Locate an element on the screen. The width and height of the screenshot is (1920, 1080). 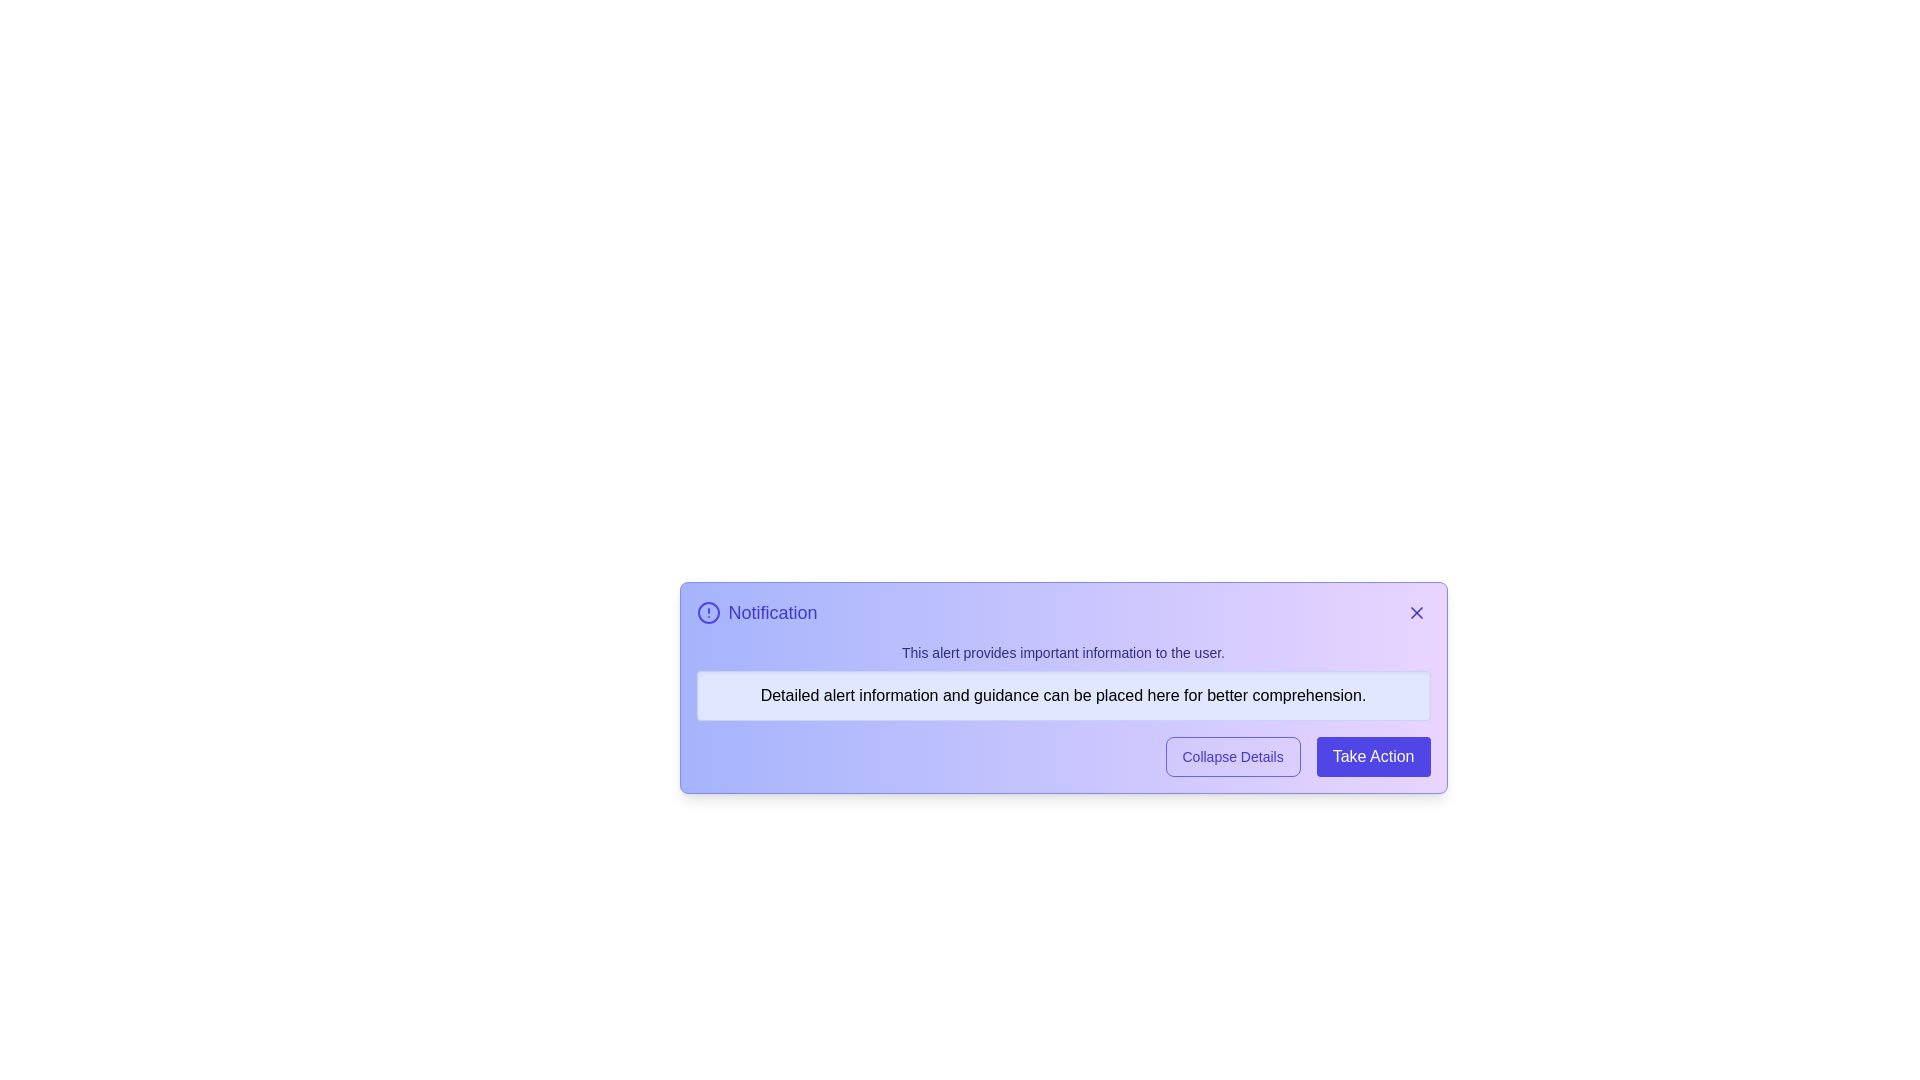
the close button to dismiss the alert is located at coordinates (1415, 612).